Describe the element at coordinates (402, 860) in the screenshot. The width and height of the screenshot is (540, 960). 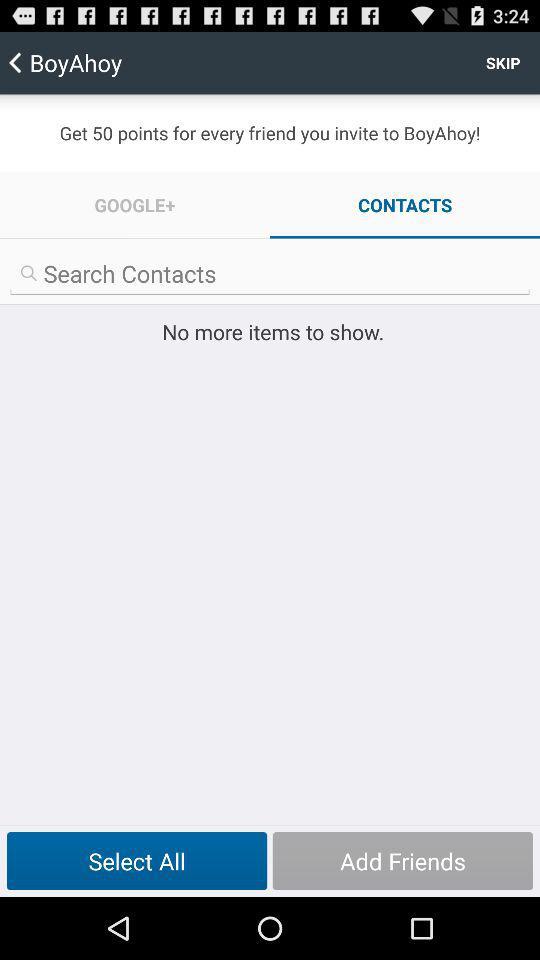
I see `button to the right of select all item` at that location.